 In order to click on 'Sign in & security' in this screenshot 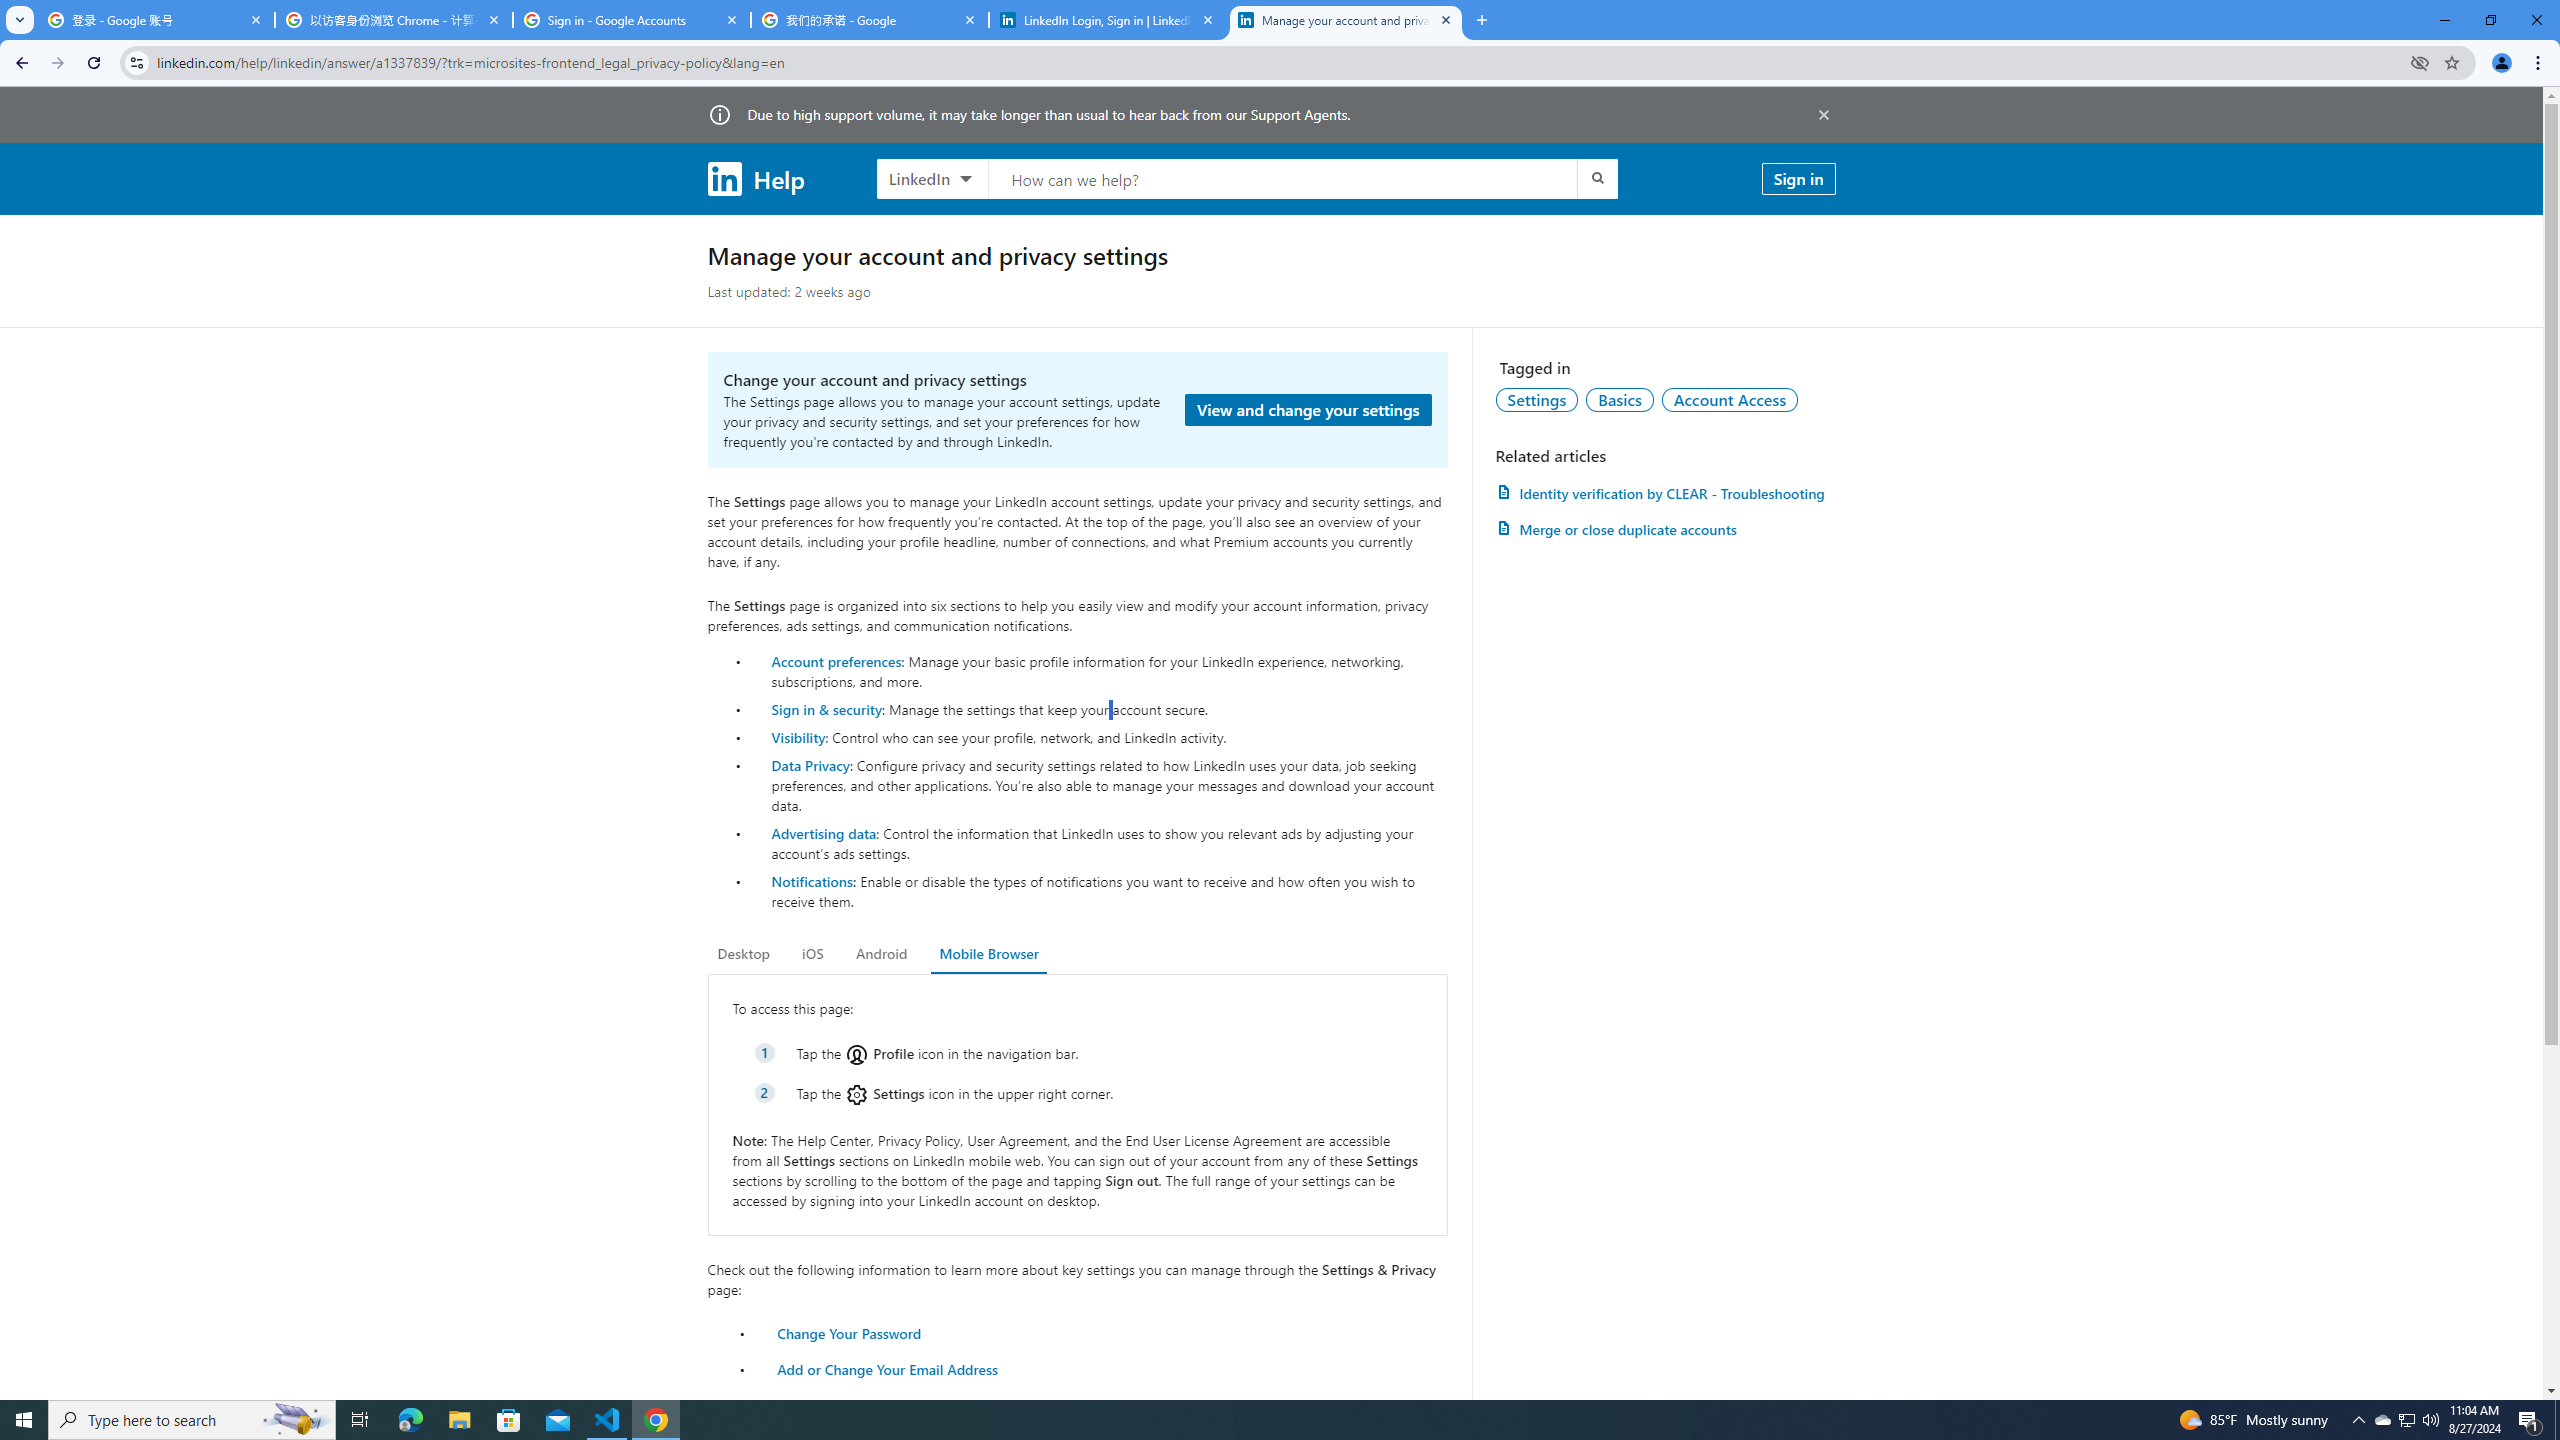, I will do `click(826, 708)`.